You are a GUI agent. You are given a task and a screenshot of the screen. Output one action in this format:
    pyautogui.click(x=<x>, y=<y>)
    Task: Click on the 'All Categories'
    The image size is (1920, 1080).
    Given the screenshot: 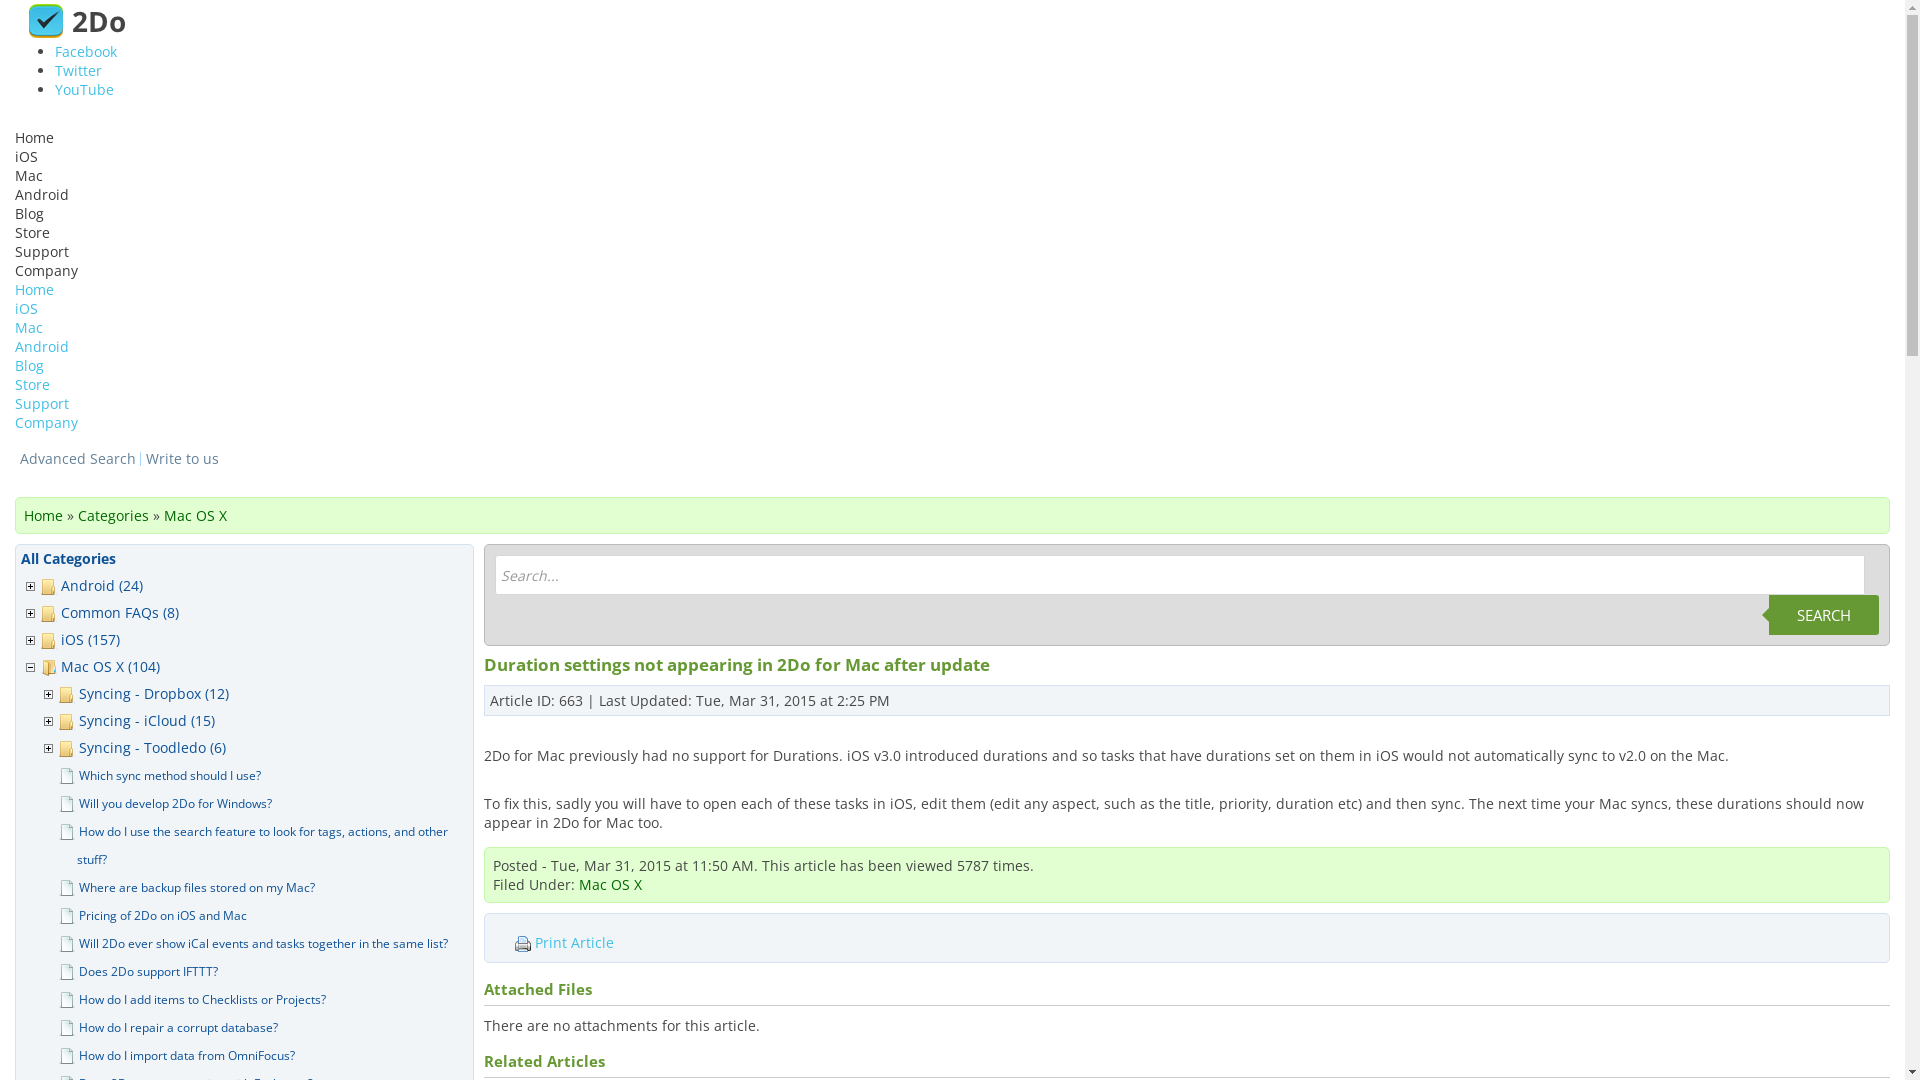 What is the action you would take?
    pyautogui.click(x=68, y=558)
    